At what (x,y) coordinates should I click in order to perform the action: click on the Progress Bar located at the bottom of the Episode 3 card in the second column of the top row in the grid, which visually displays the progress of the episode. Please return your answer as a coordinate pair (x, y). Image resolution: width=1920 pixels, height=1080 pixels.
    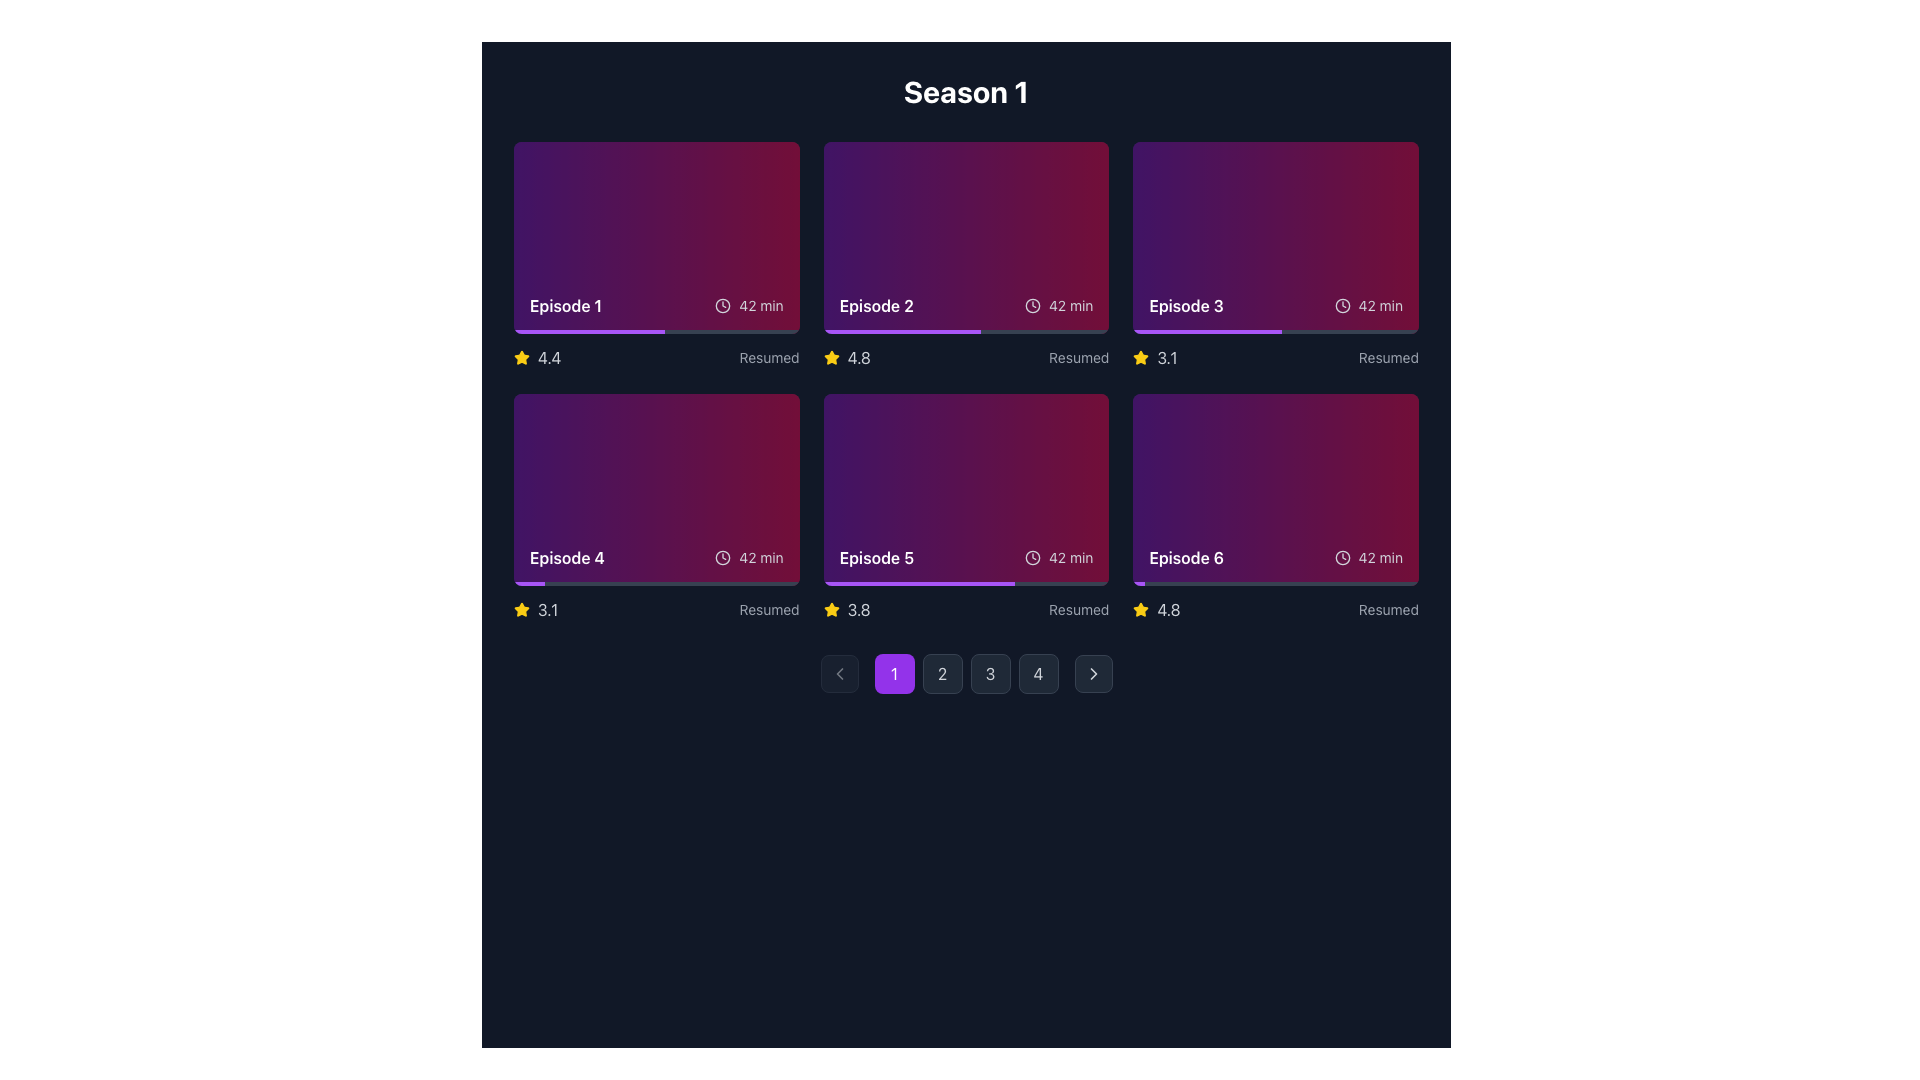
    Looking at the image, I should click on (1275, 330).